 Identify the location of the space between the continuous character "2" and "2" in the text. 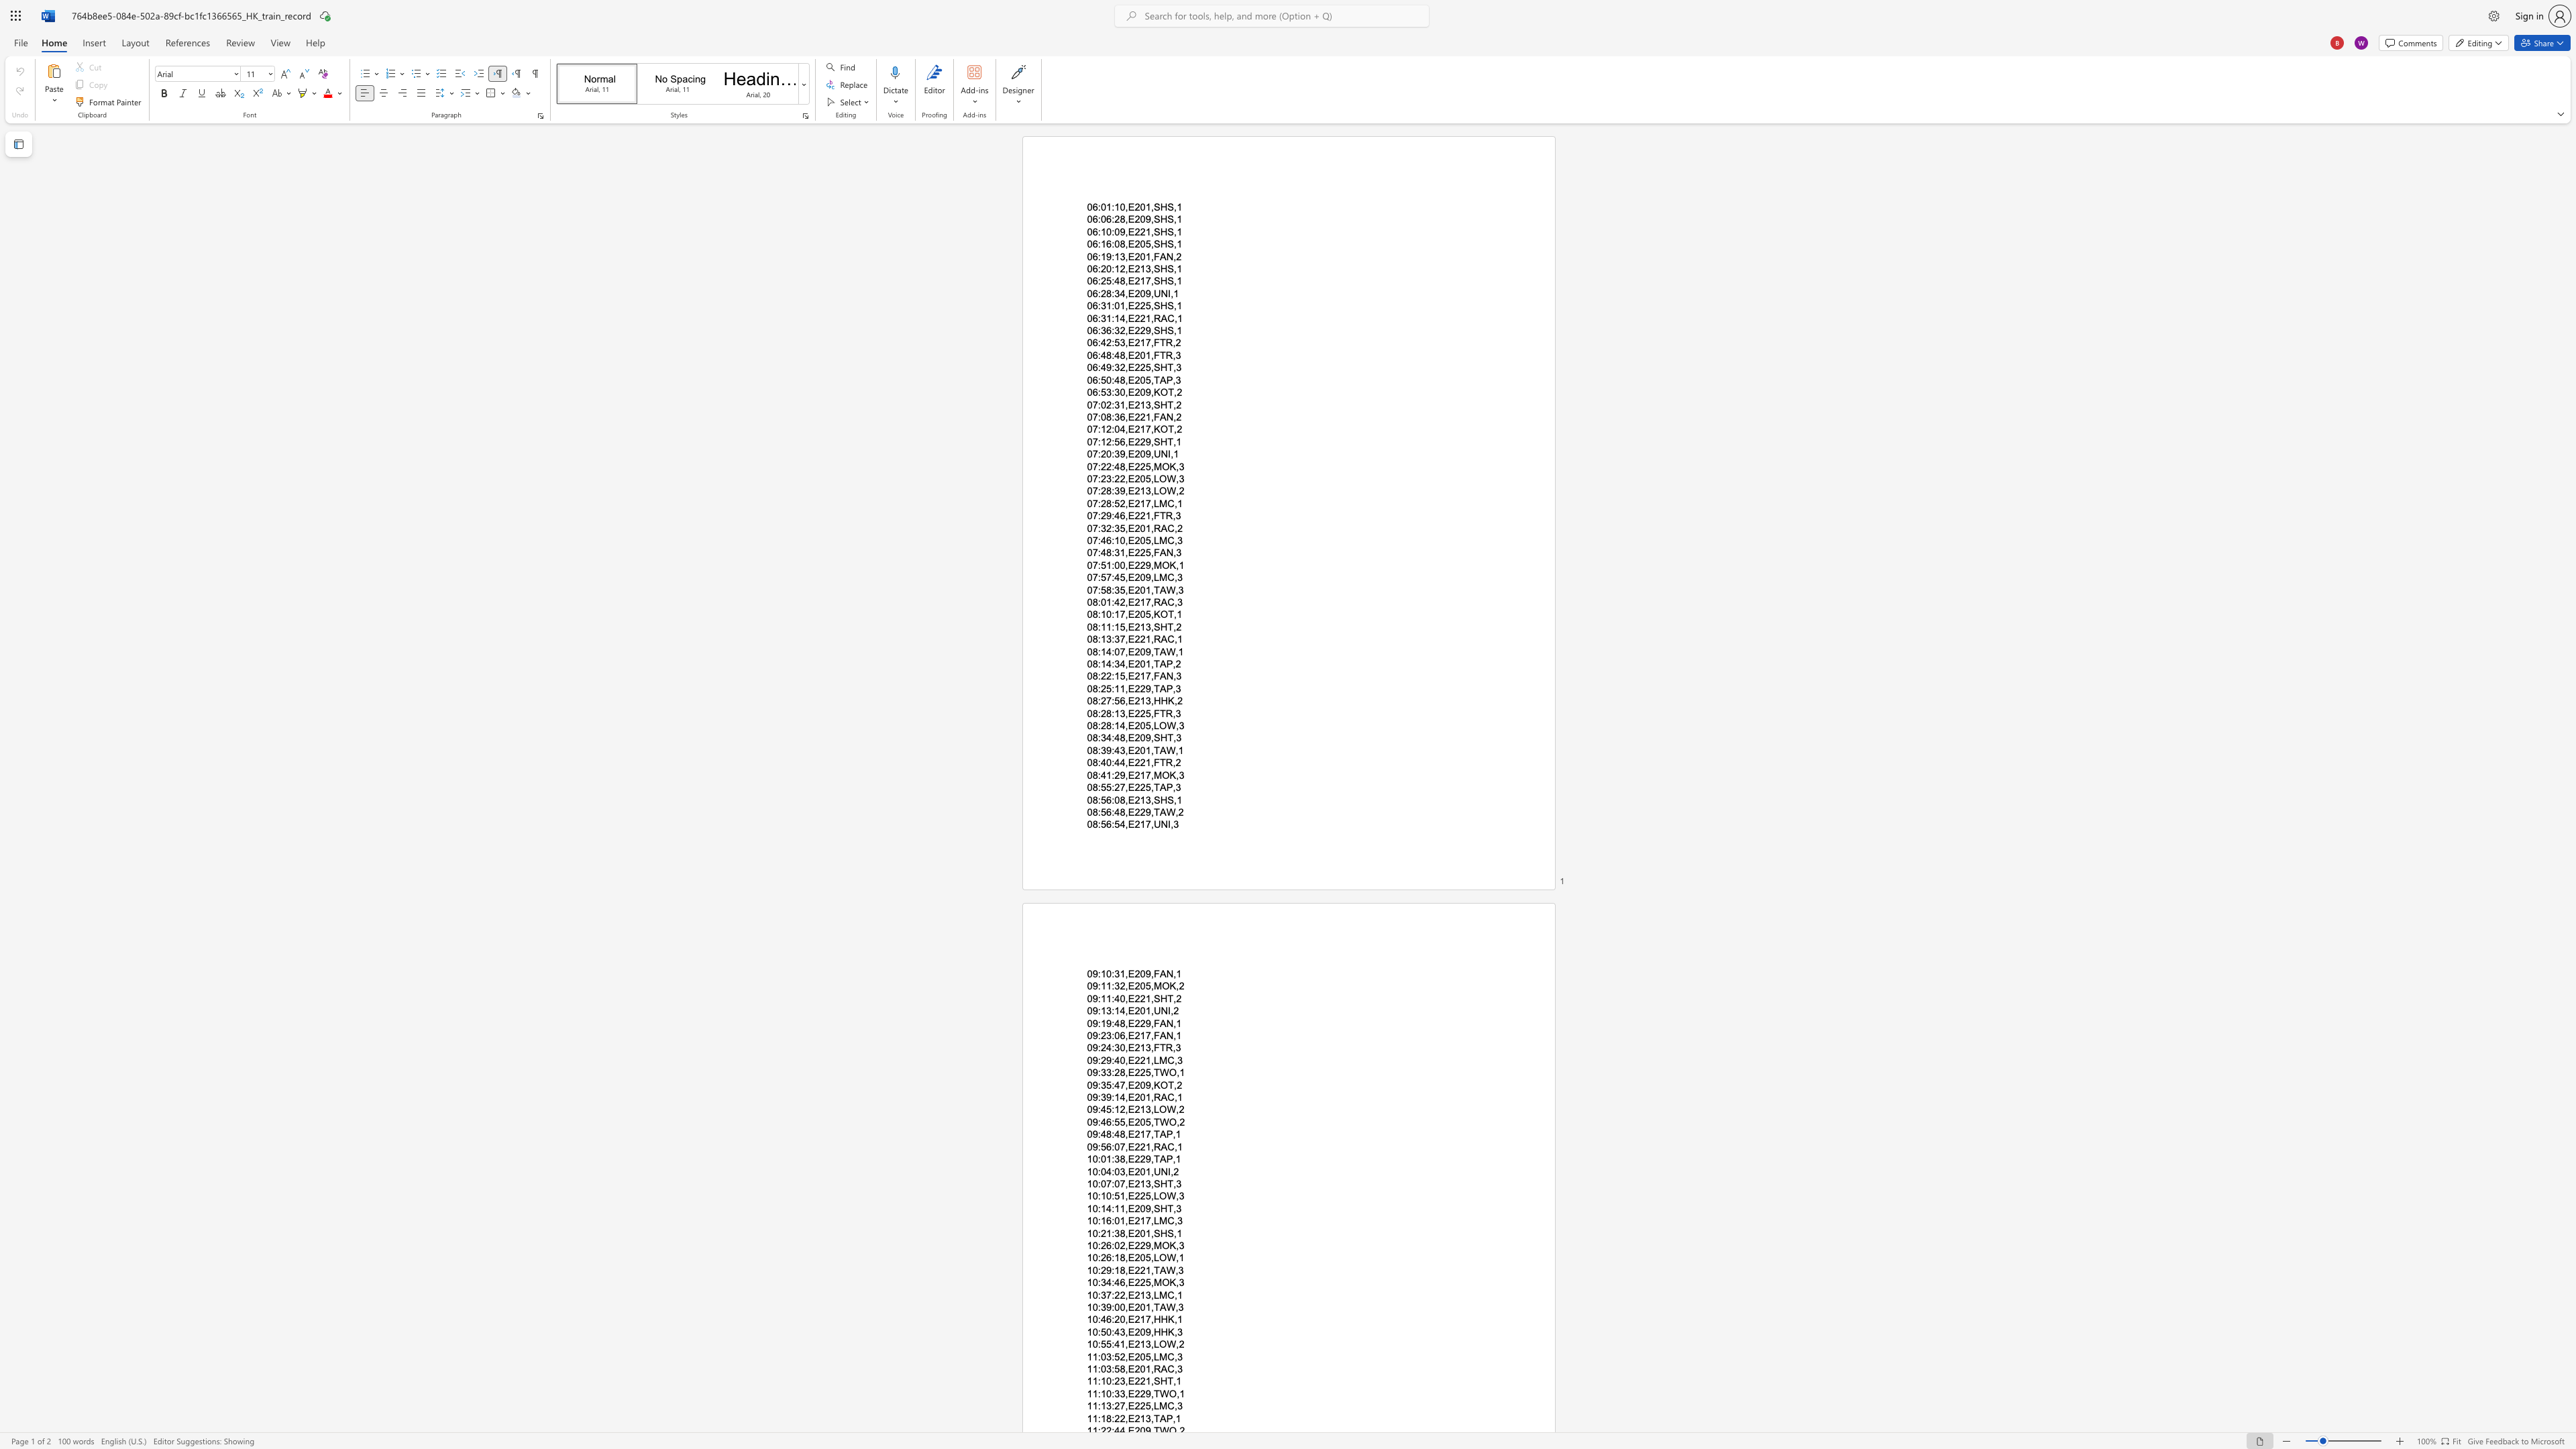
(1138, 997).